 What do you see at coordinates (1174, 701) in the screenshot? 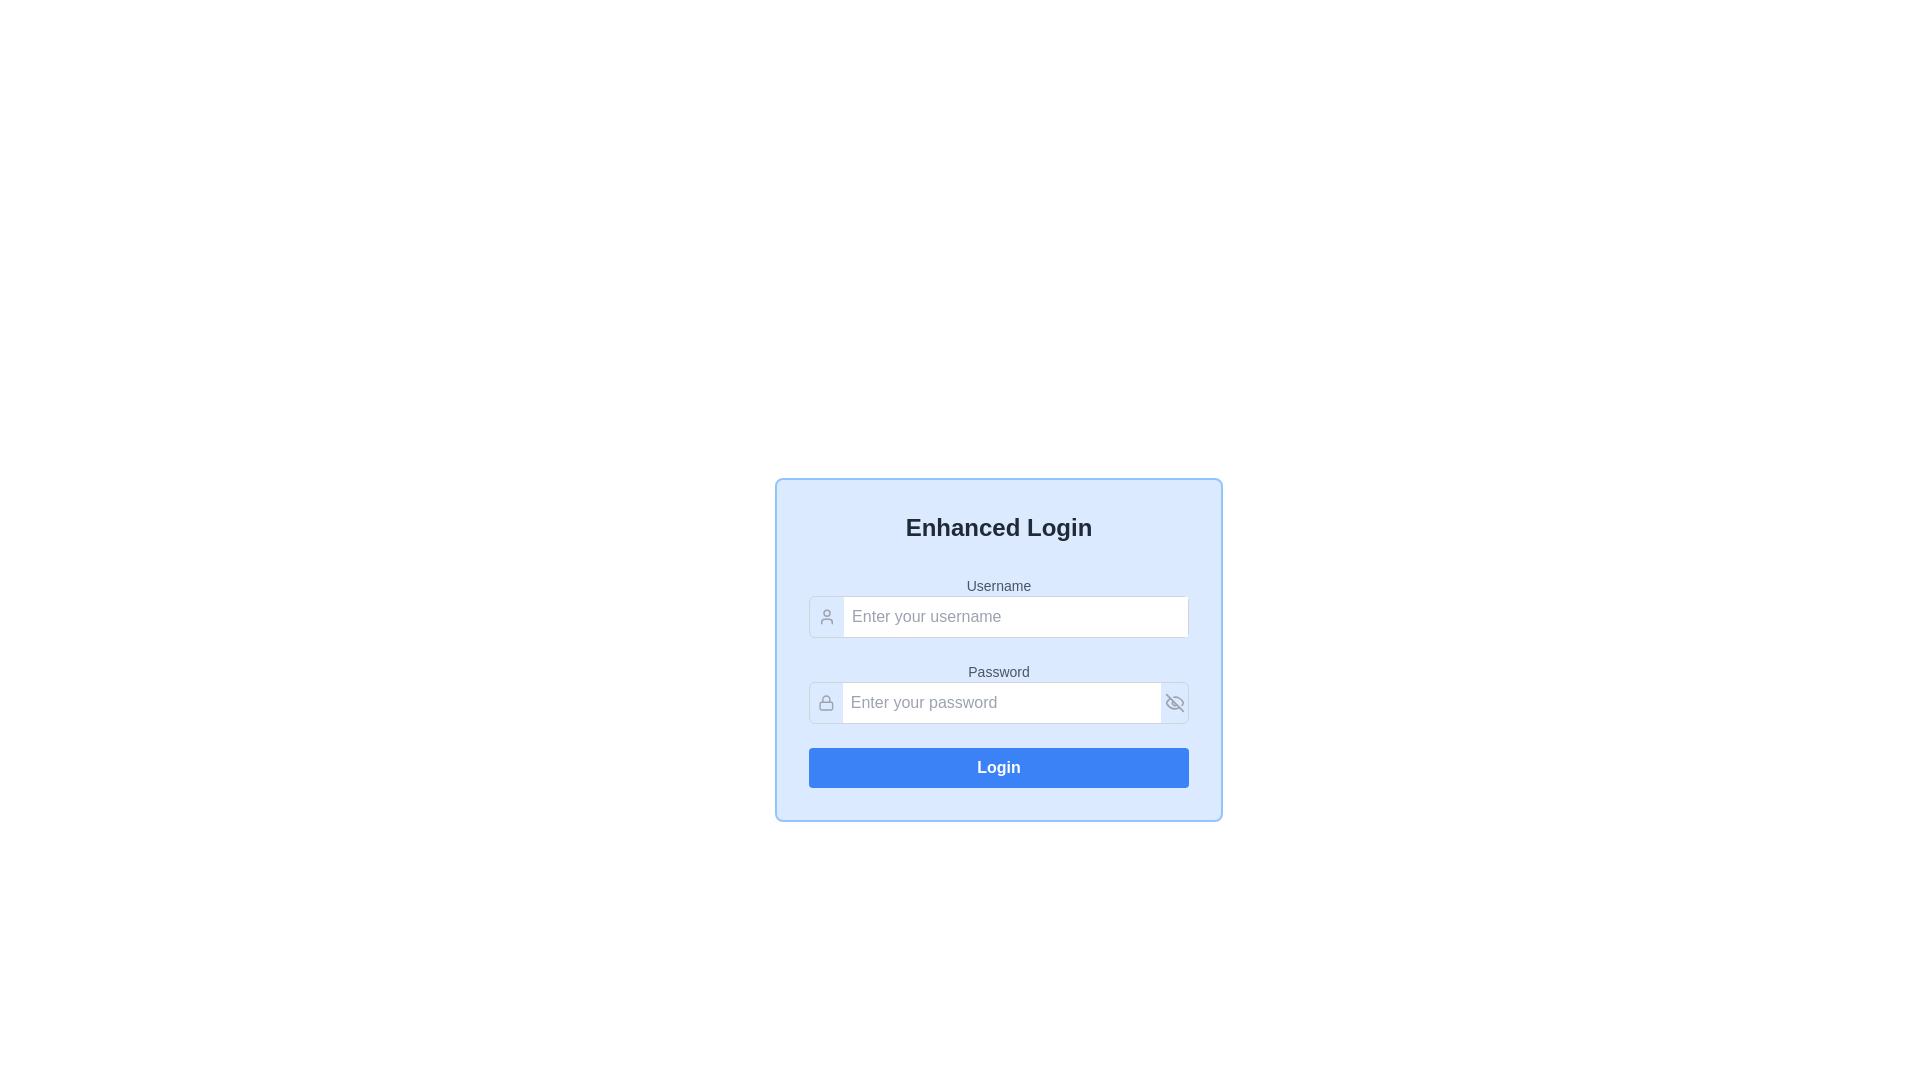
I see `the circular button with an eye icon and a slash, located at the far right of the password input field in the login form` at bounding box center [1174, 701].